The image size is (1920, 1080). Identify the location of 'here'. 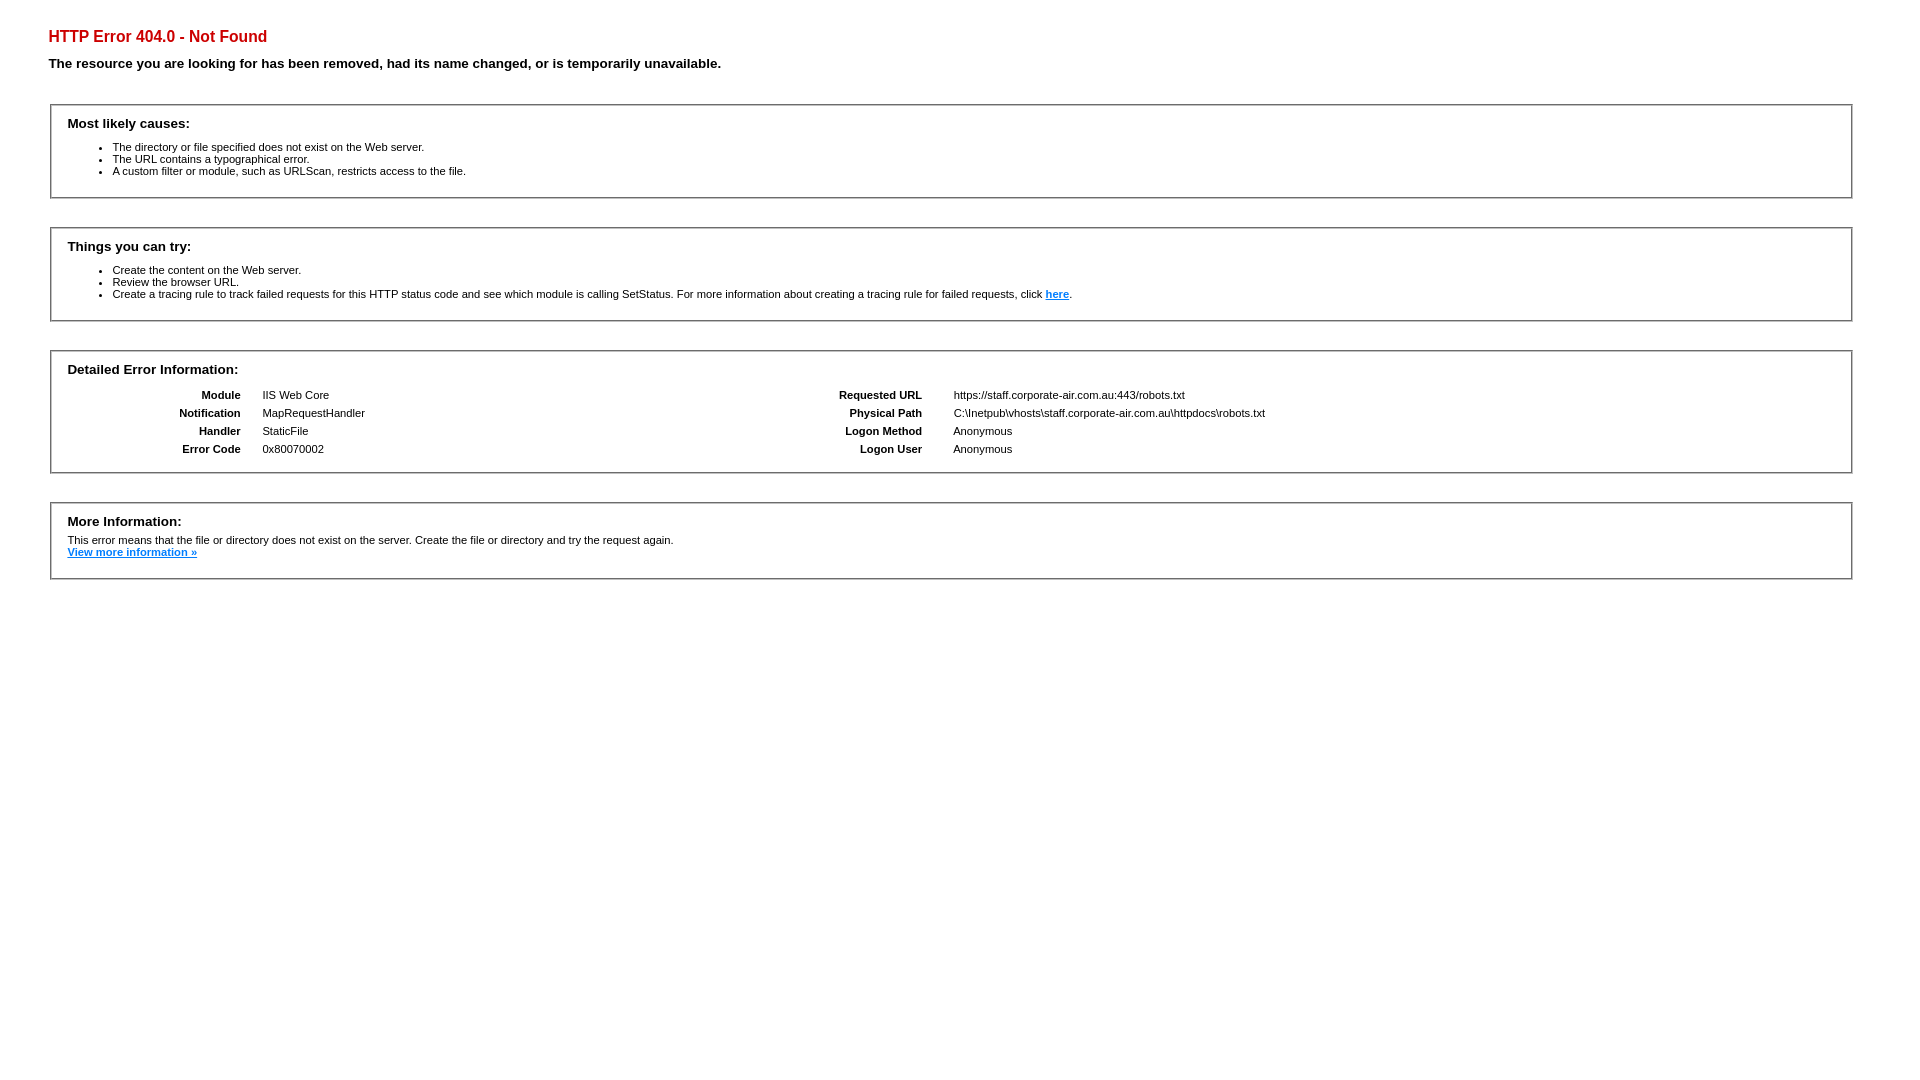
(1056, 293).